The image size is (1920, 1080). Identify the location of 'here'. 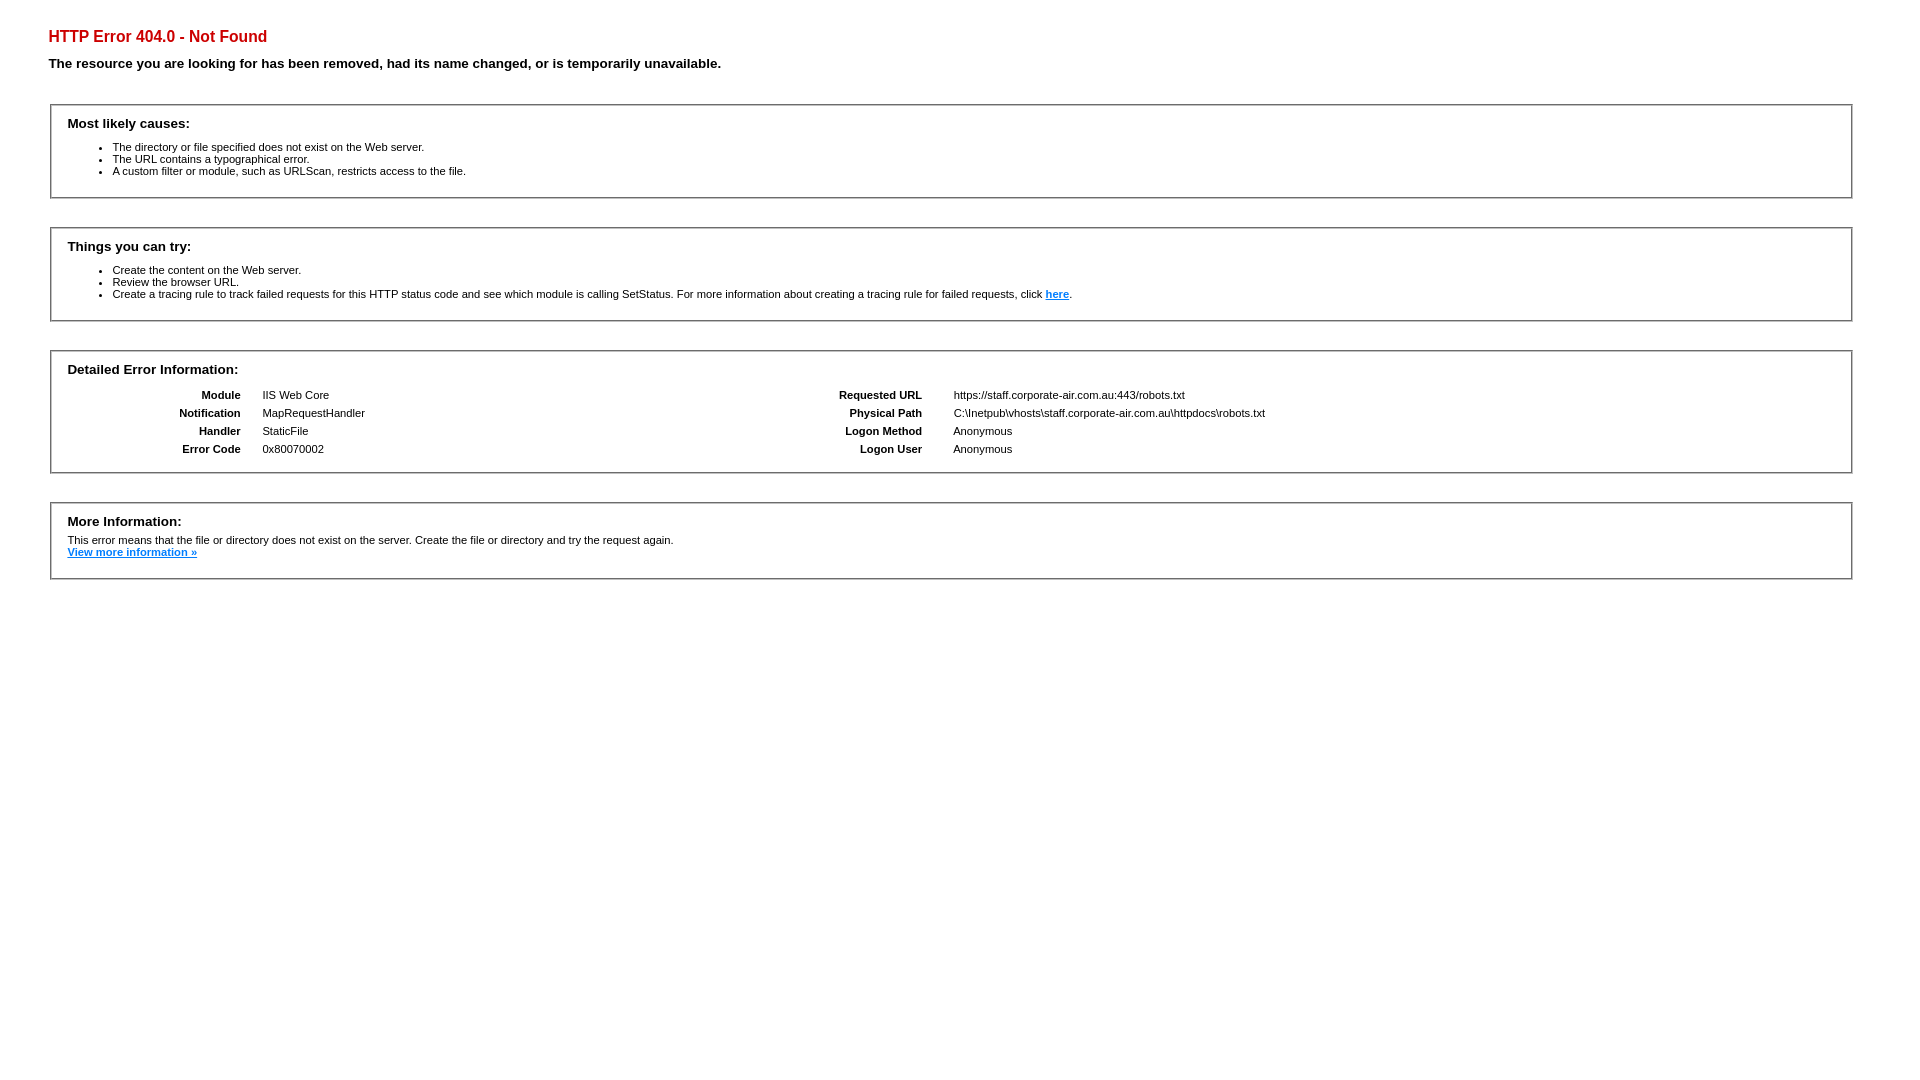
(1056, 293).